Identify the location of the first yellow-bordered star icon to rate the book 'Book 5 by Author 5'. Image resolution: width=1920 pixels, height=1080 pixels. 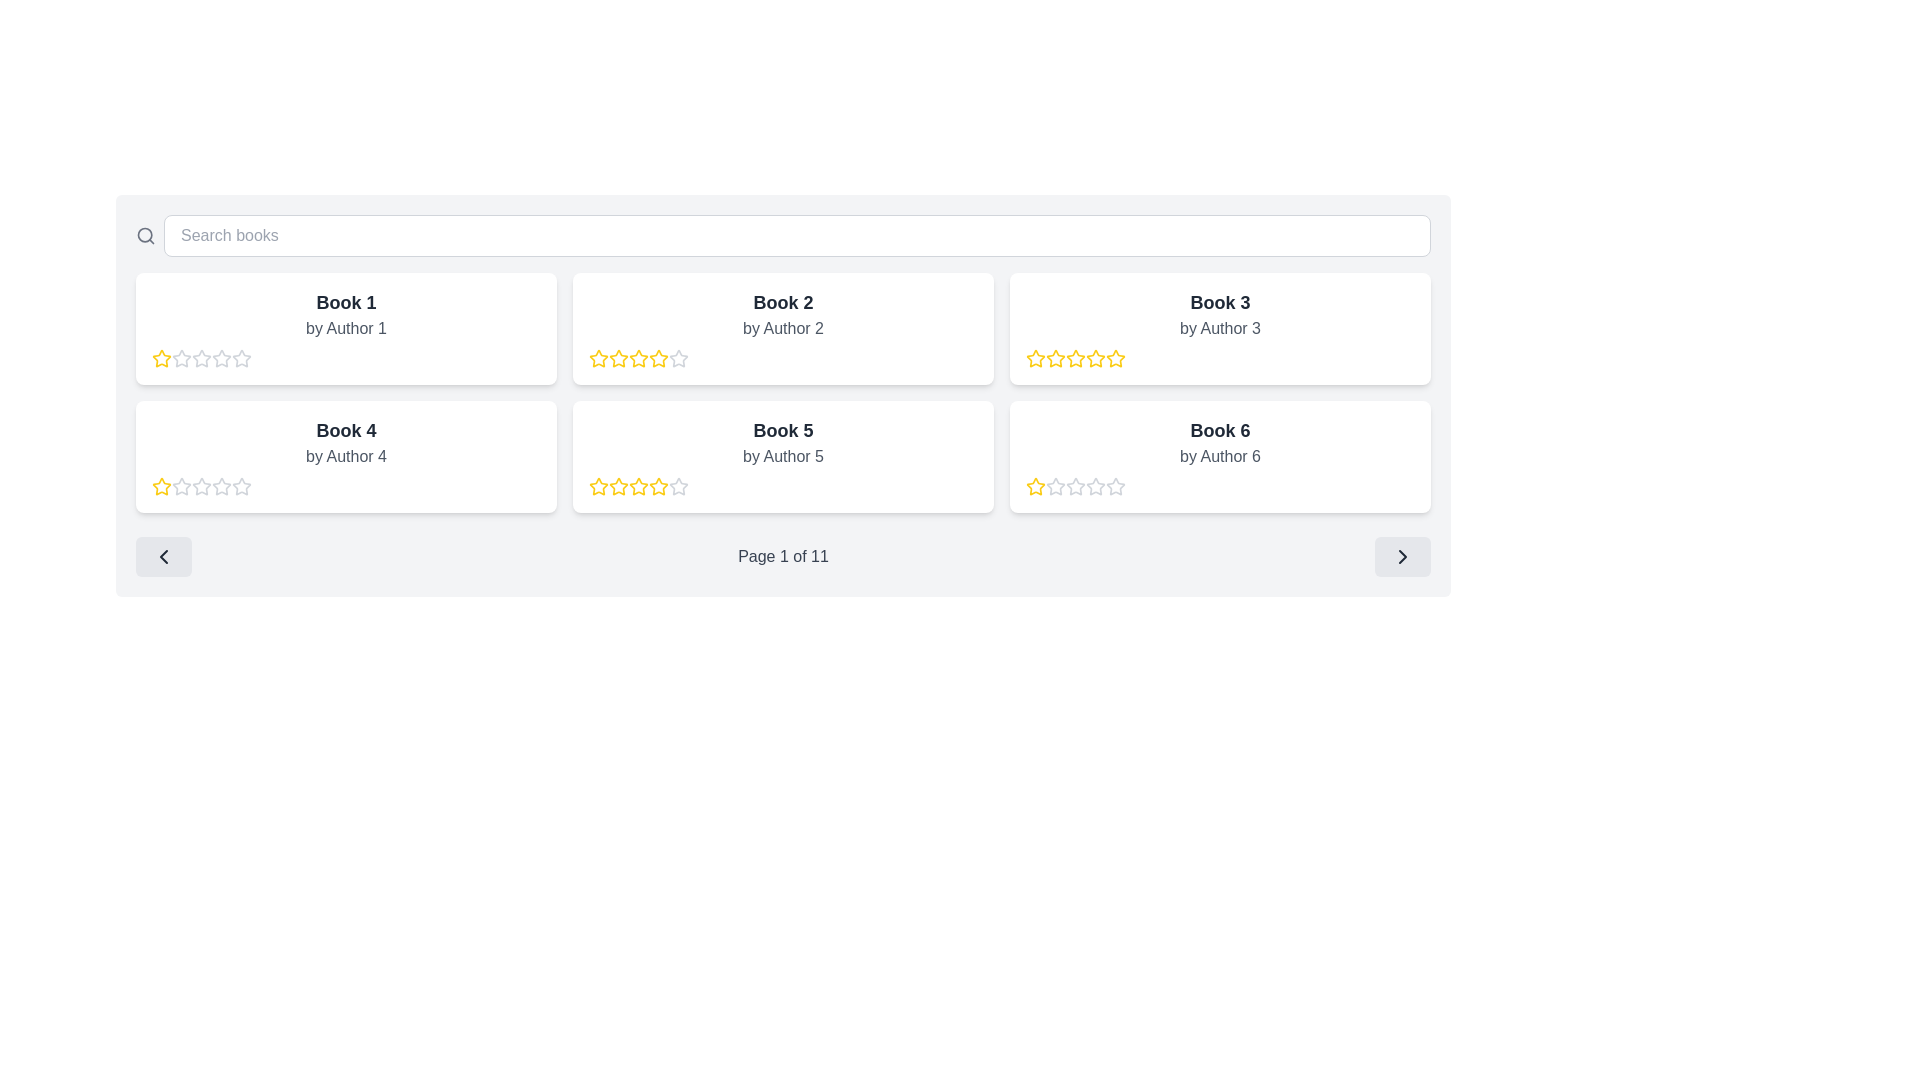
(598, 486).